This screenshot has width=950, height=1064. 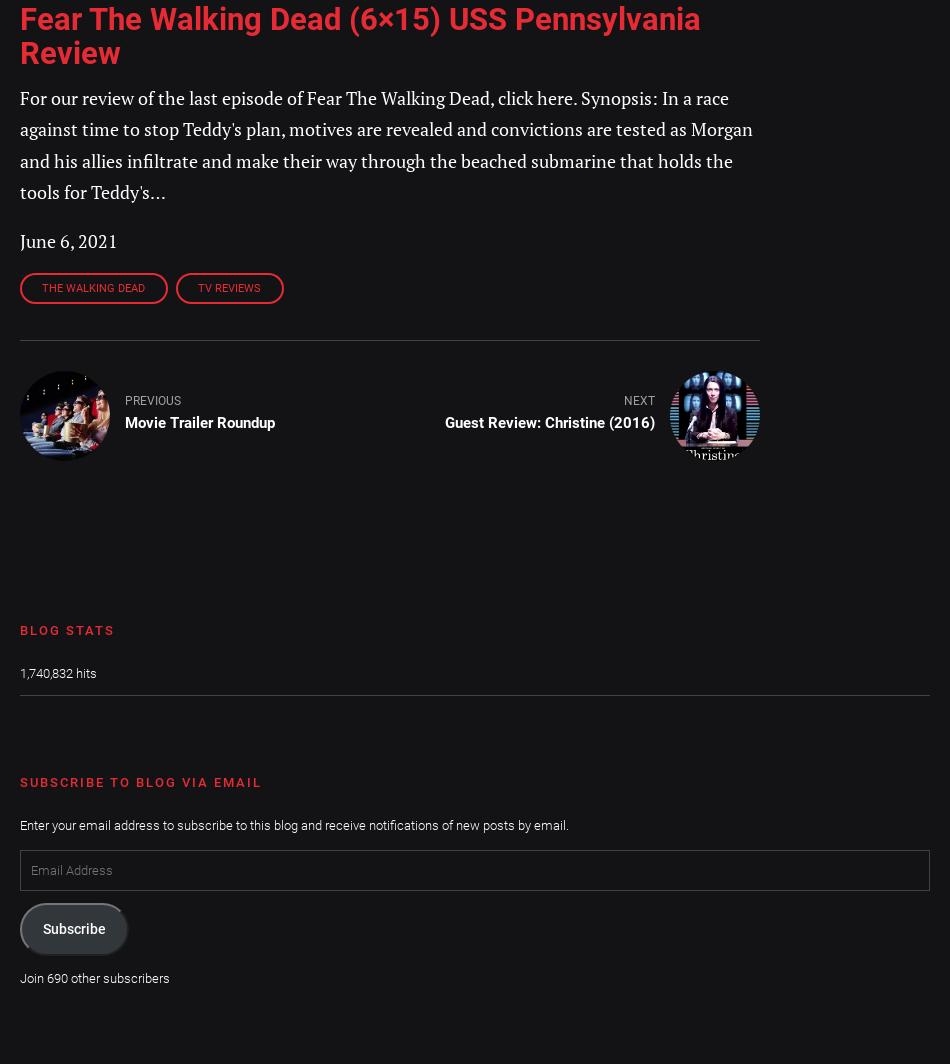 What do you see at coordinates (385, 145) in the screenshot?
I see `'For our review of the last episode of Fear The Walking Dead, click here. Synopsis: In a race against time to stop Teddy's plan, motives are revealed and convictions are tested as Morgan and his allies infiltrate and make their way through the beached submarine that holds the tools for Teddy's…'` at bounding box center [385, 145].